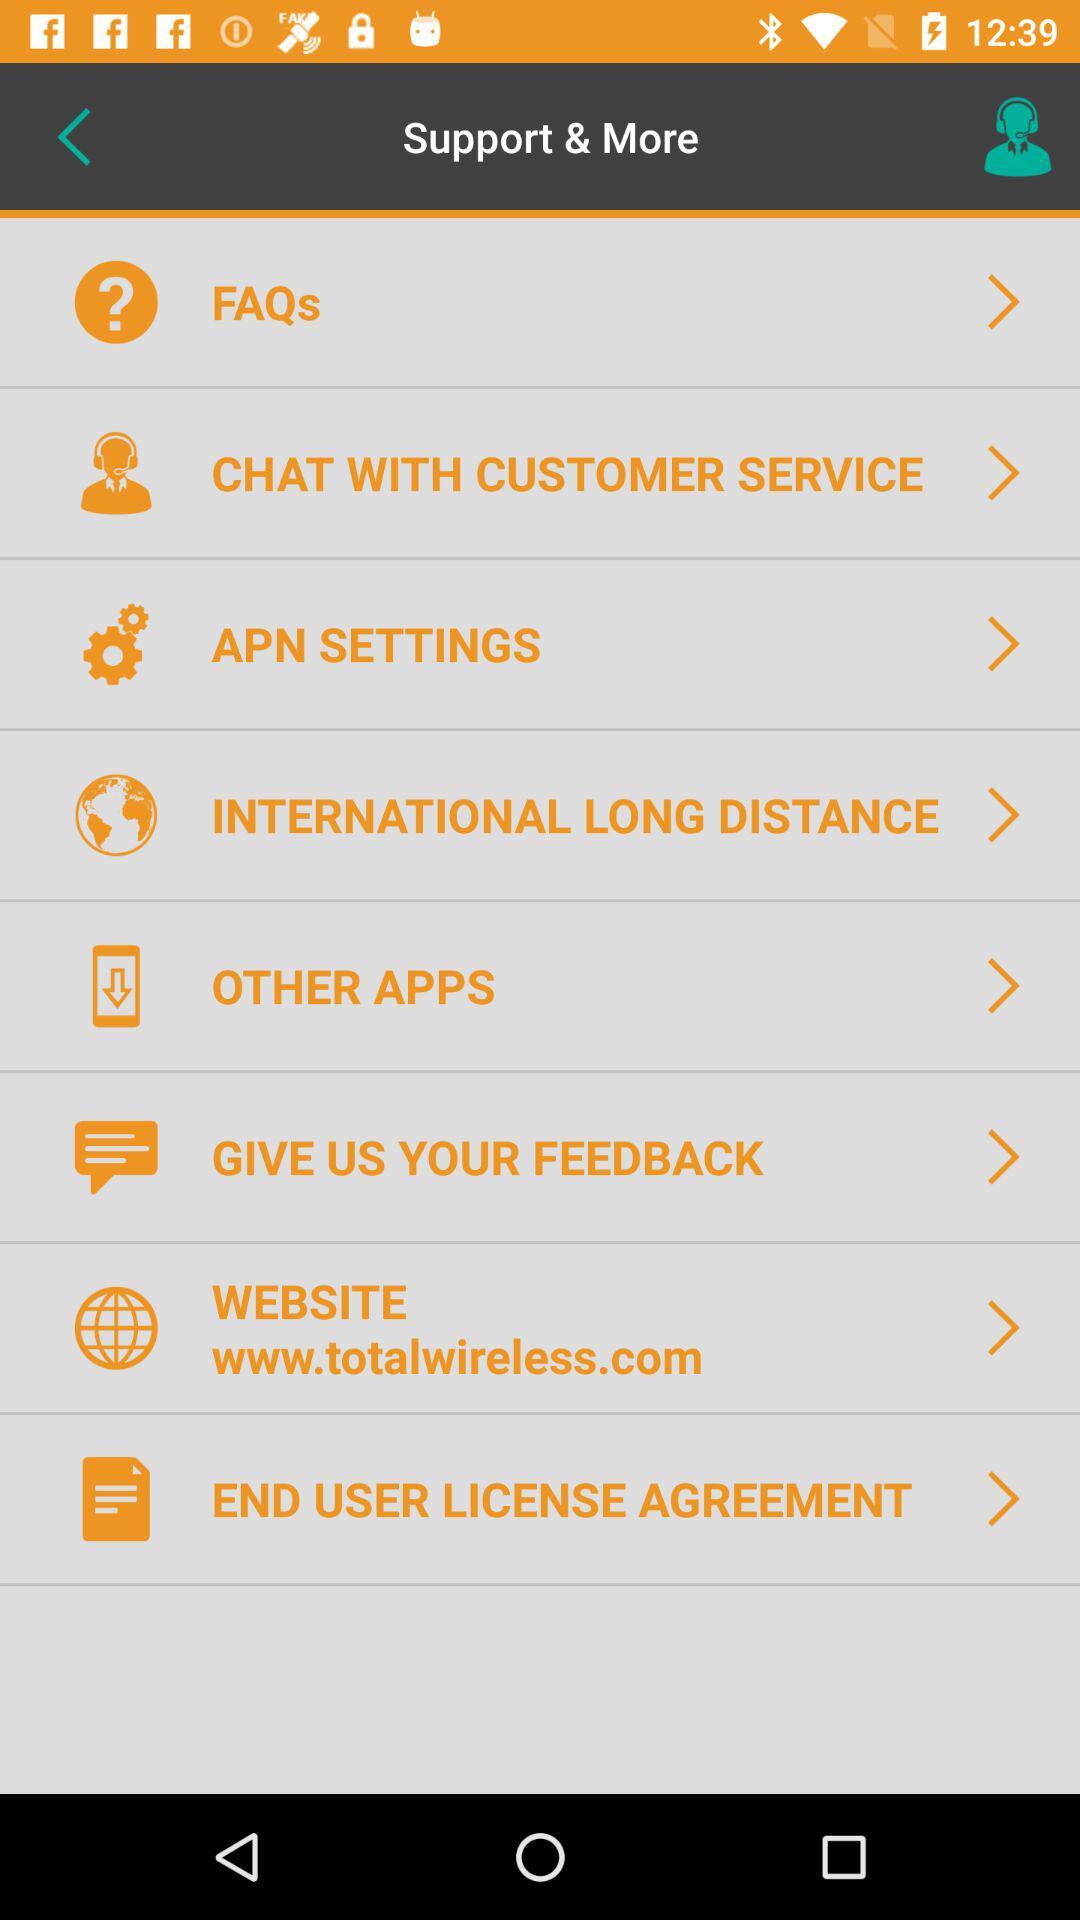  What do you see at coordinates (366, 985) in the screenshot?
I see `other apps` at bounding box center [366, 985].